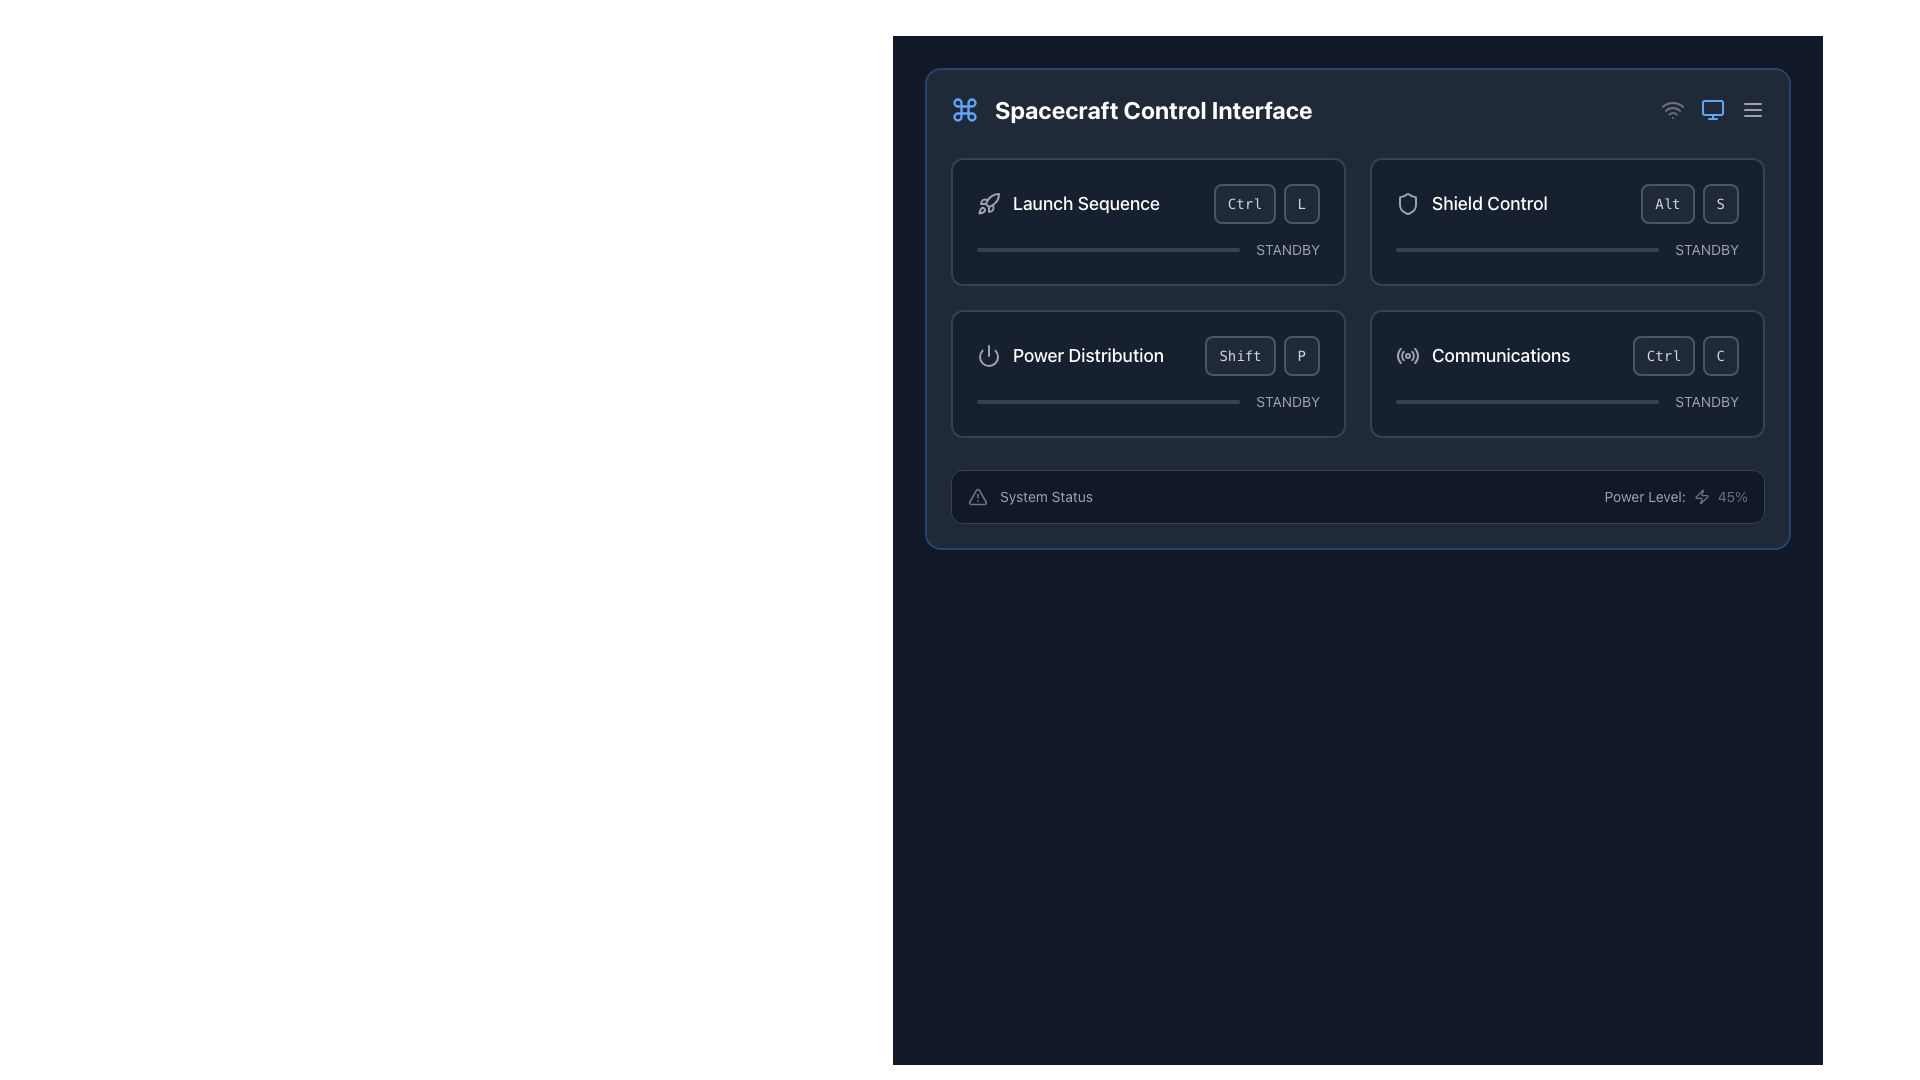 The width and height of the screenshot is (1920, 1080). What do you see at coordinates (1712, 108) in the screenshot?
I see `the graphical icon resembling a monitor device located at the top-right corner of the interface, which is the third item in a sequence of icons` at bounding box center [1712, 108].